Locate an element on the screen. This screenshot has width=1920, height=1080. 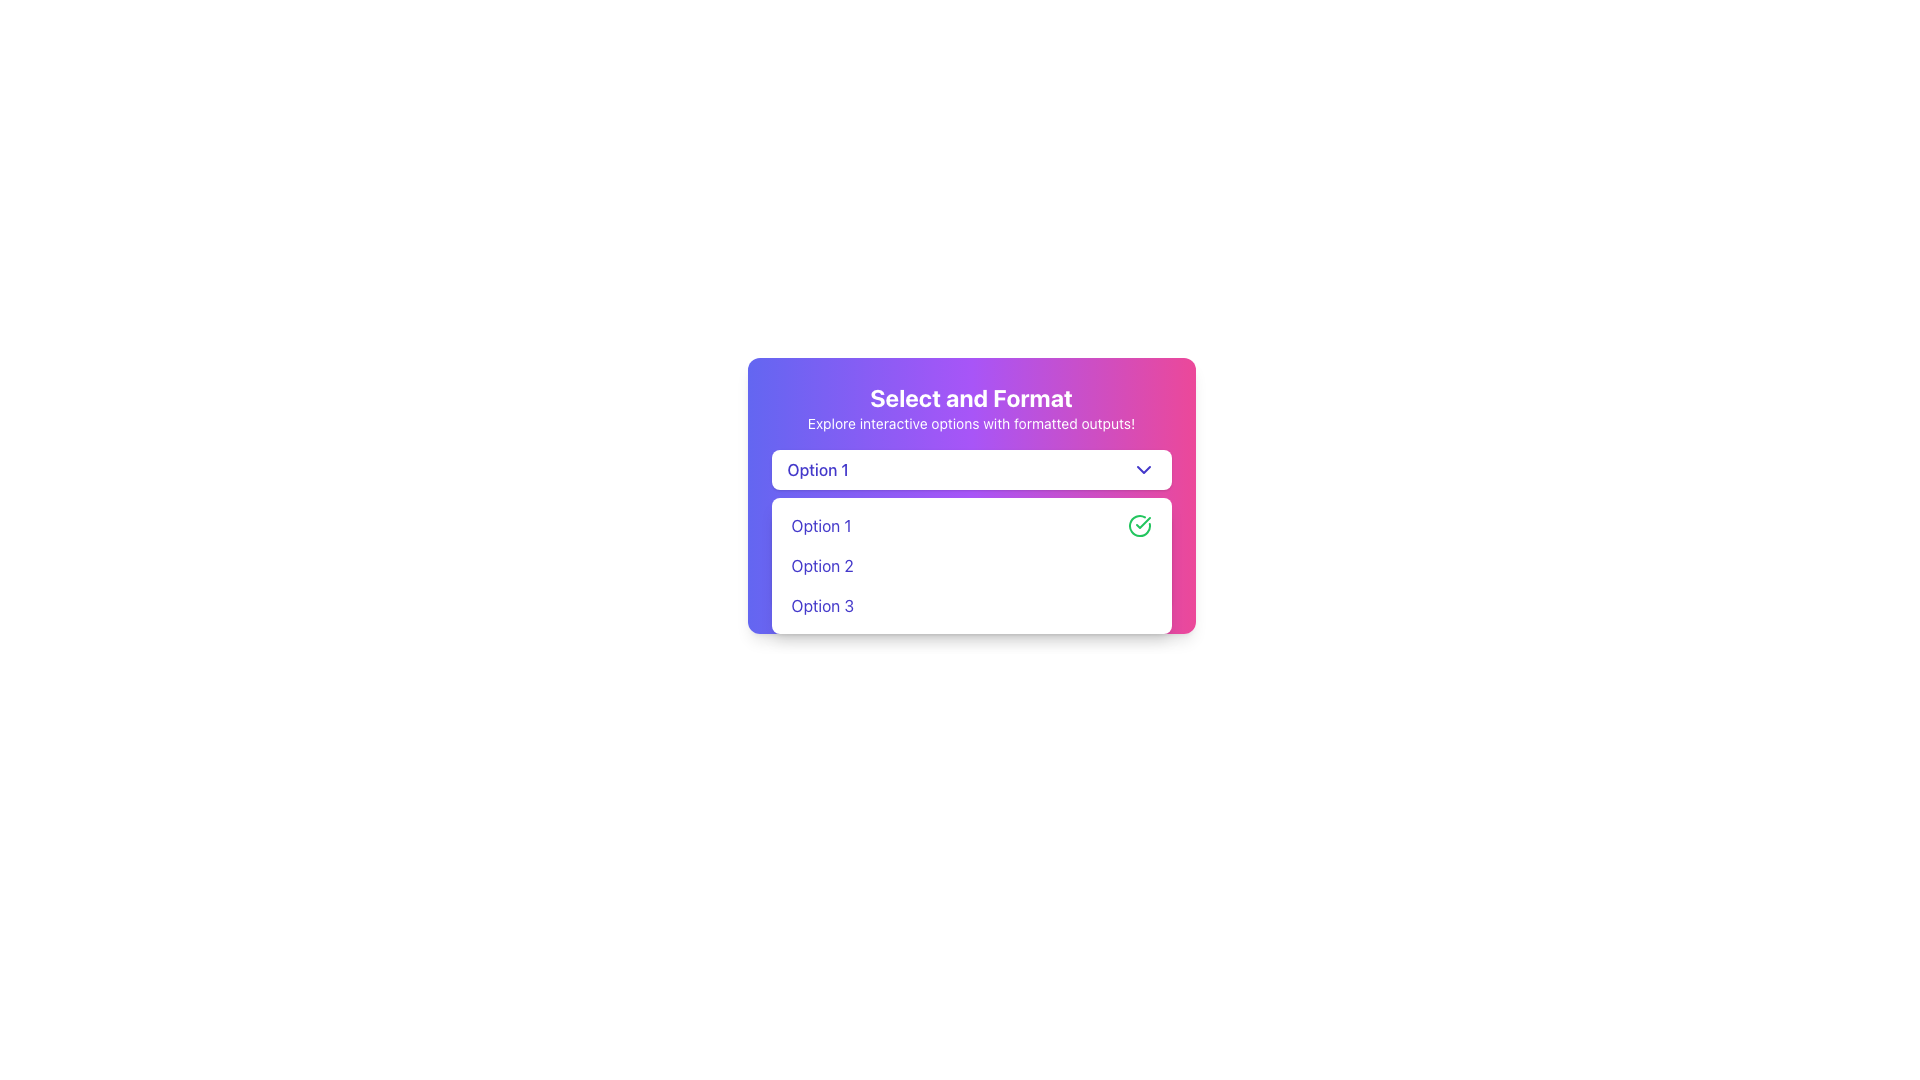
text labeled 'Option 1' which is styled in blue font against a white background within the first item of a dropdown menu is located at coordinates (821, 524).